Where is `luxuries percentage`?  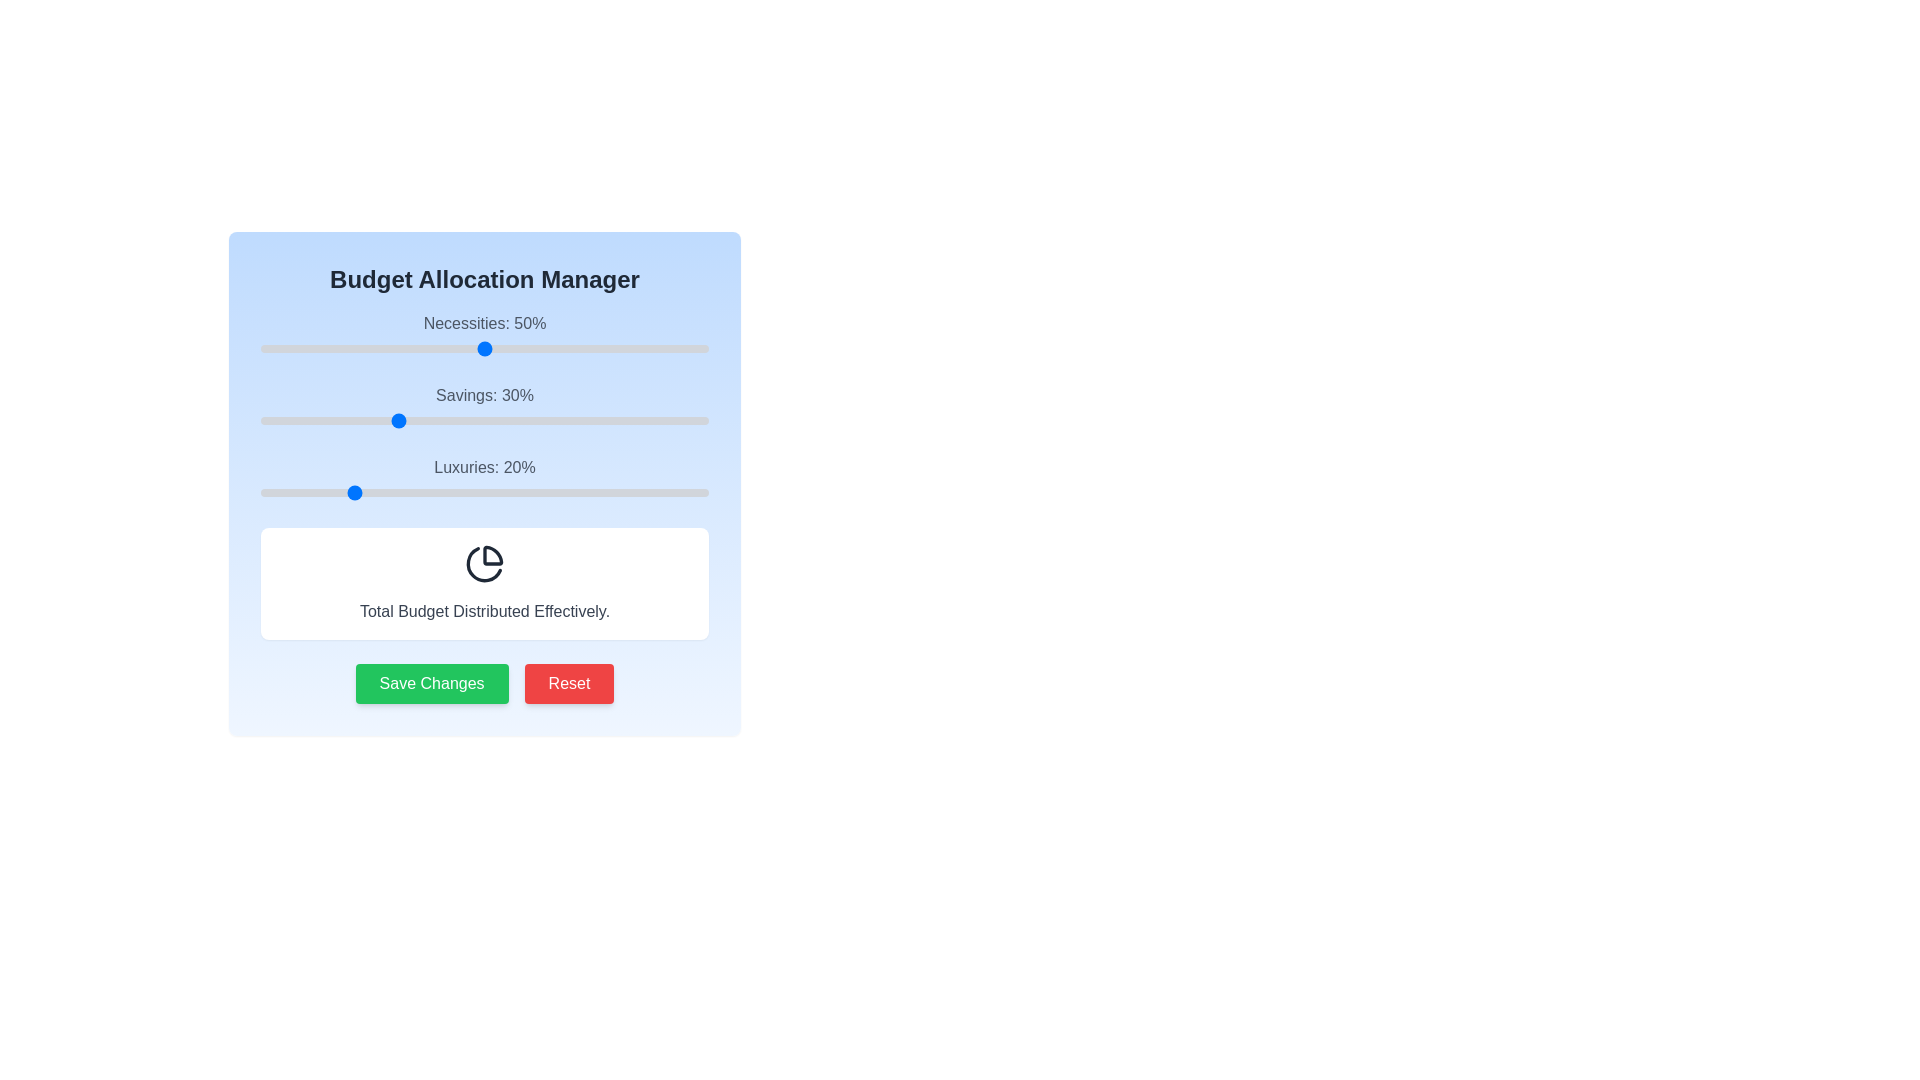
luxuries percentage is located at coordinates (604, 493).